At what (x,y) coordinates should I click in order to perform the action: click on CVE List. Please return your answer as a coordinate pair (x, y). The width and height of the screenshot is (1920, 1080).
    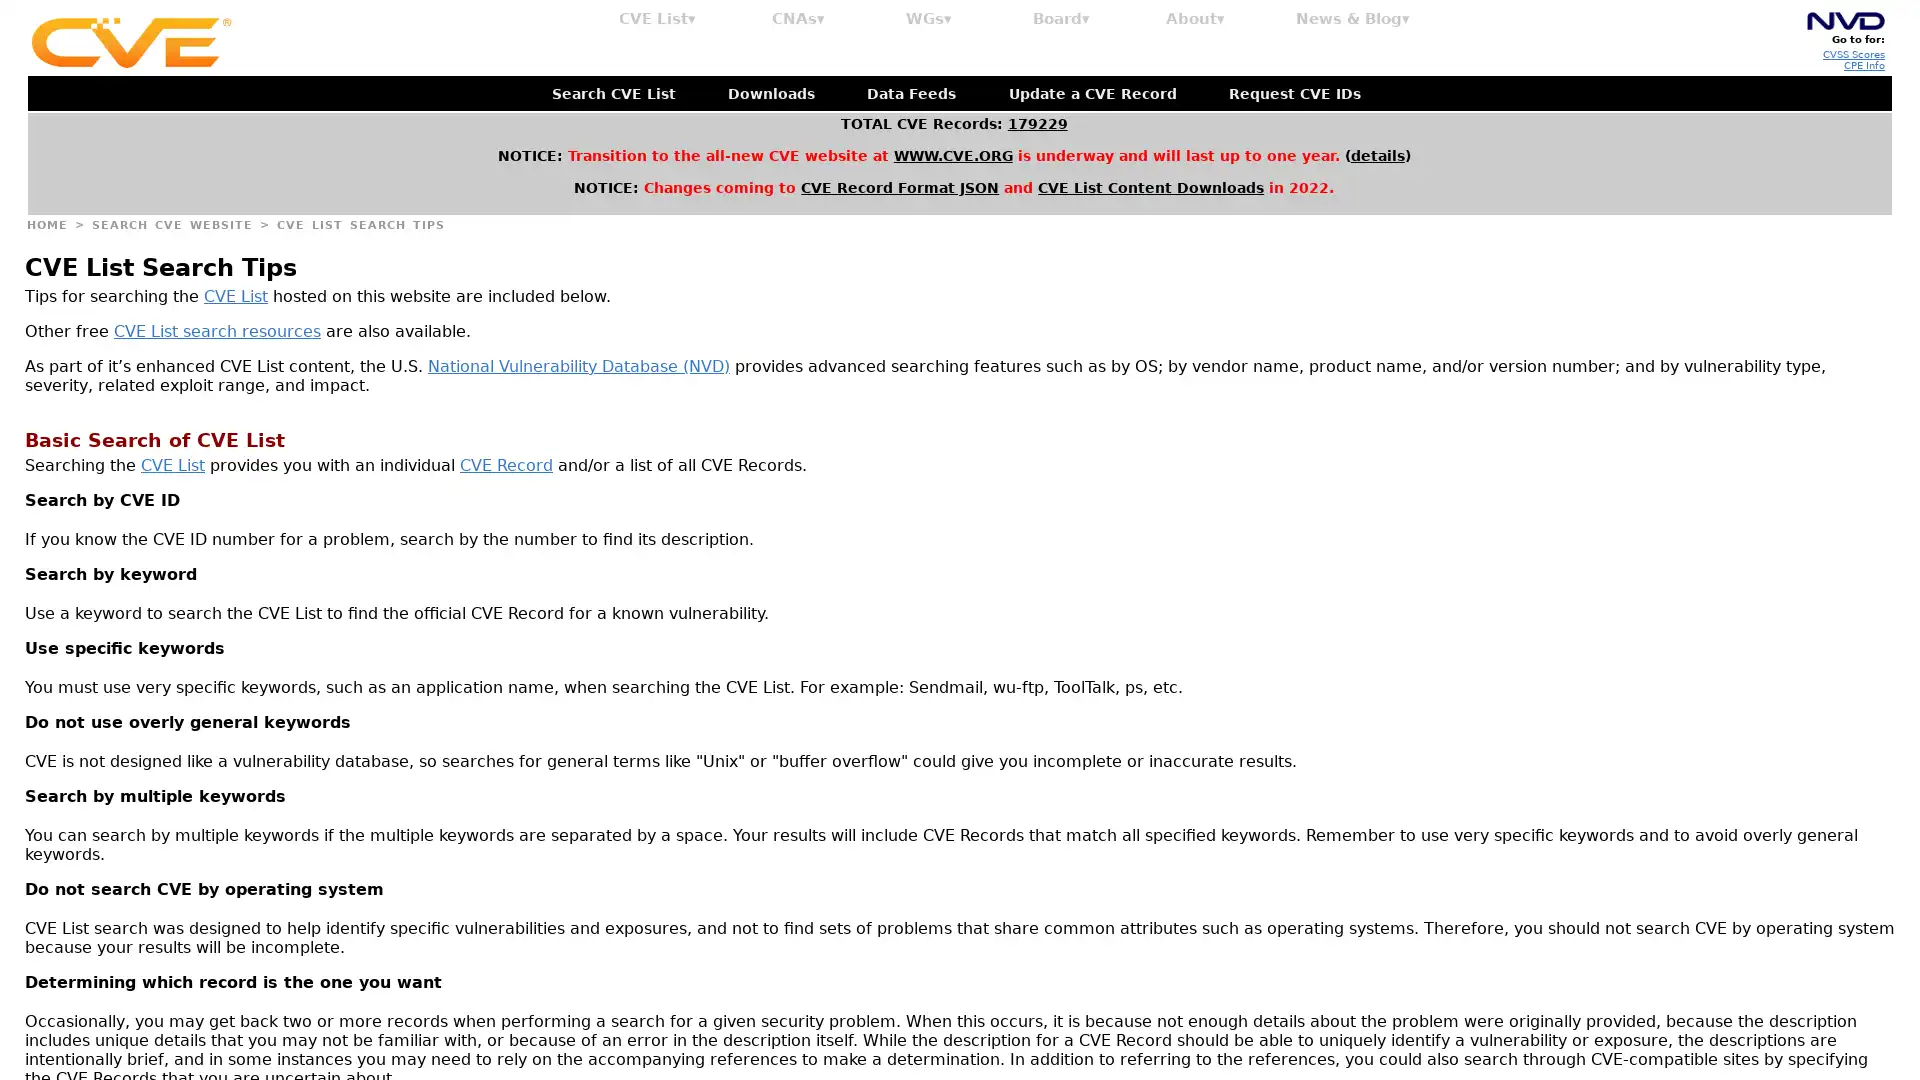
    Looking at the image, I should click on (657, 19).